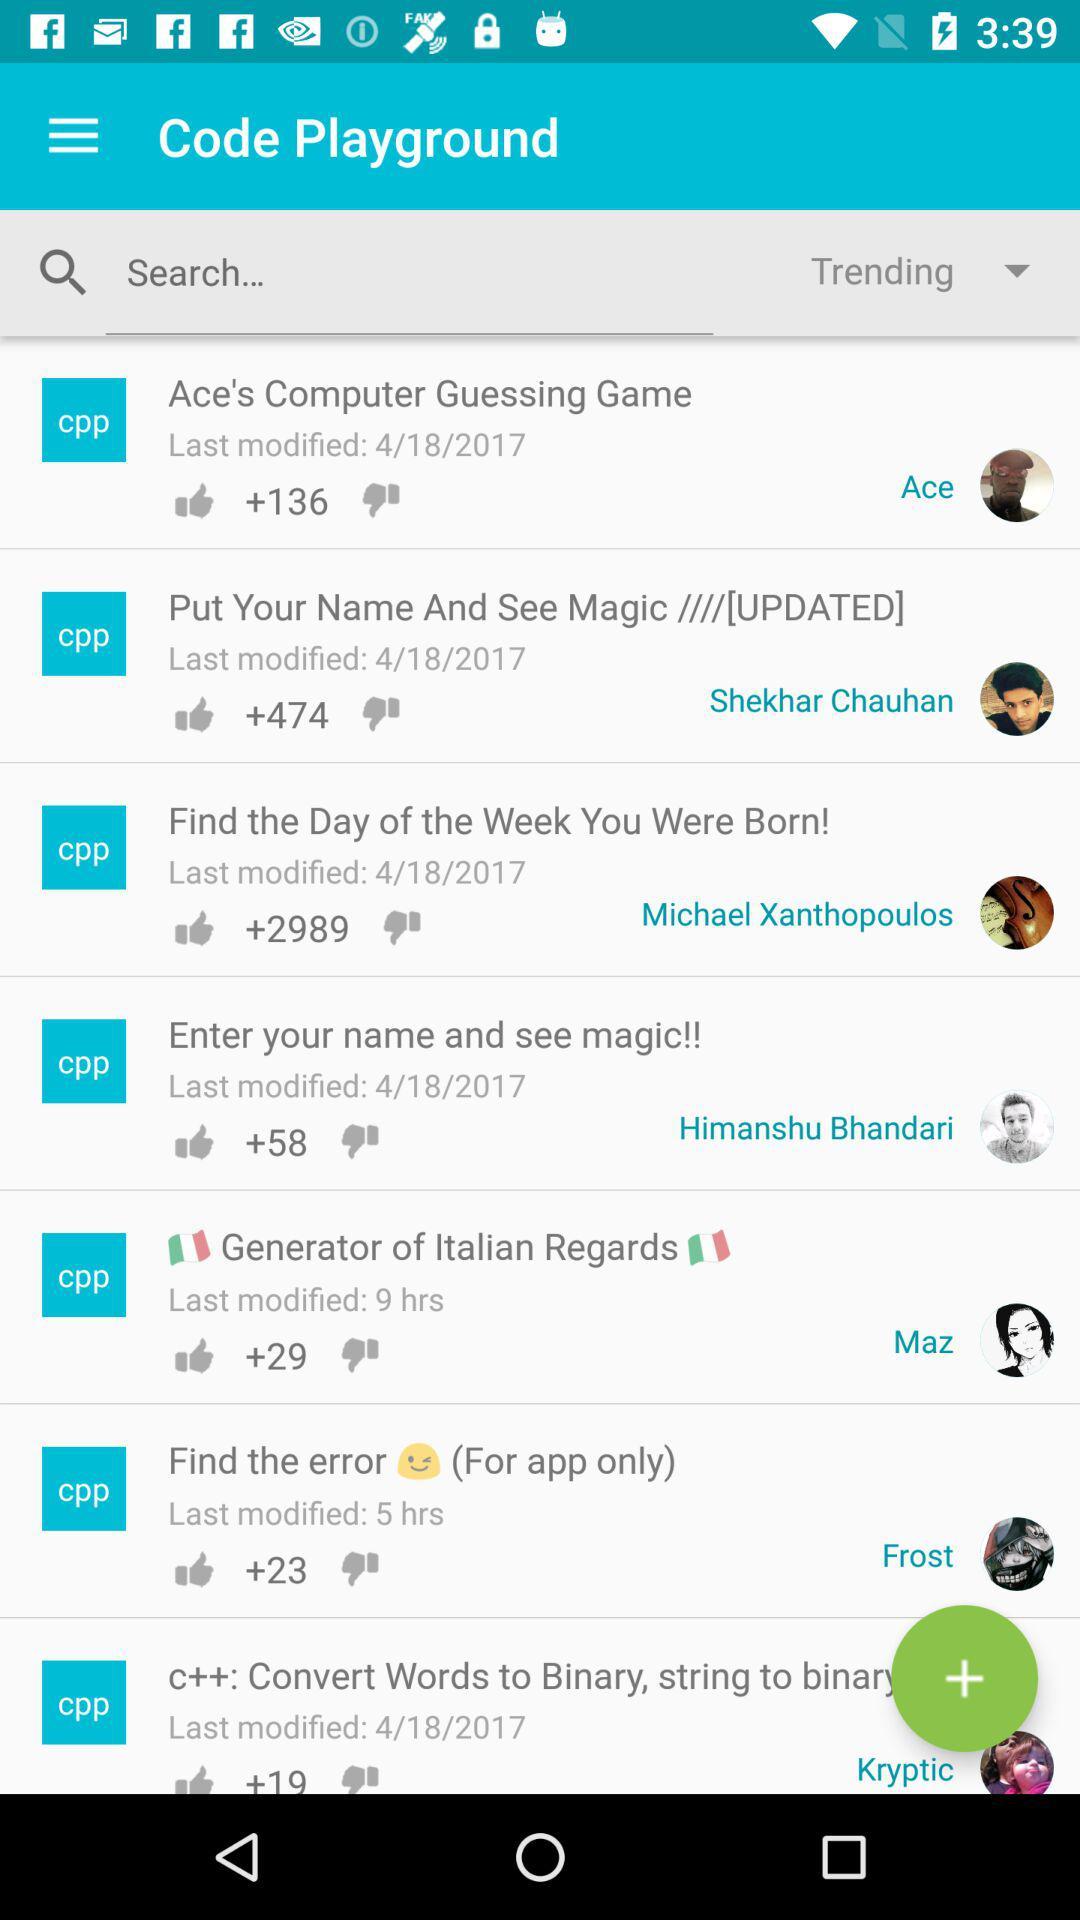 This screenshot has width=1080, height=1920. Describe the element at coordinates (408, 270) in the screenshot. I see `search term` at that location.